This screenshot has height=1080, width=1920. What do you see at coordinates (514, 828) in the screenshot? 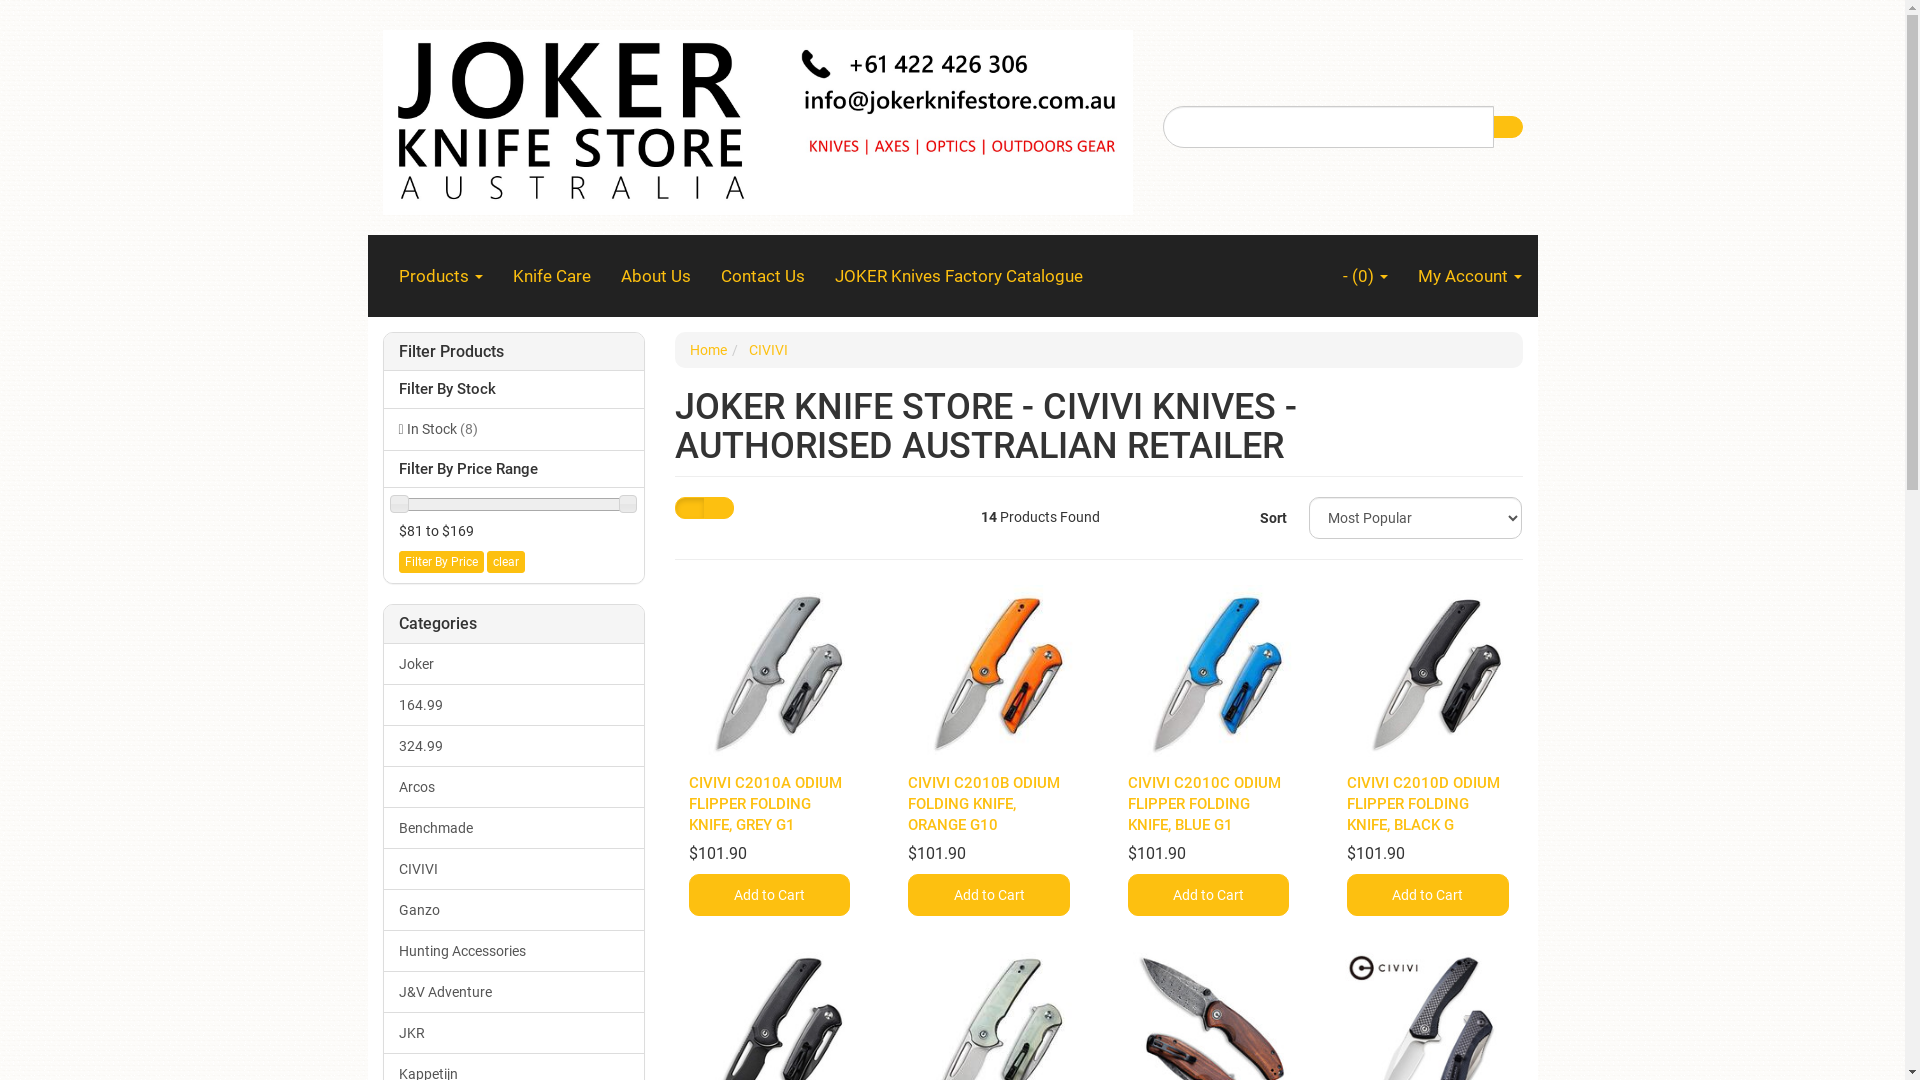
I see `'Benchmade'` at bounding box center [514, 828].